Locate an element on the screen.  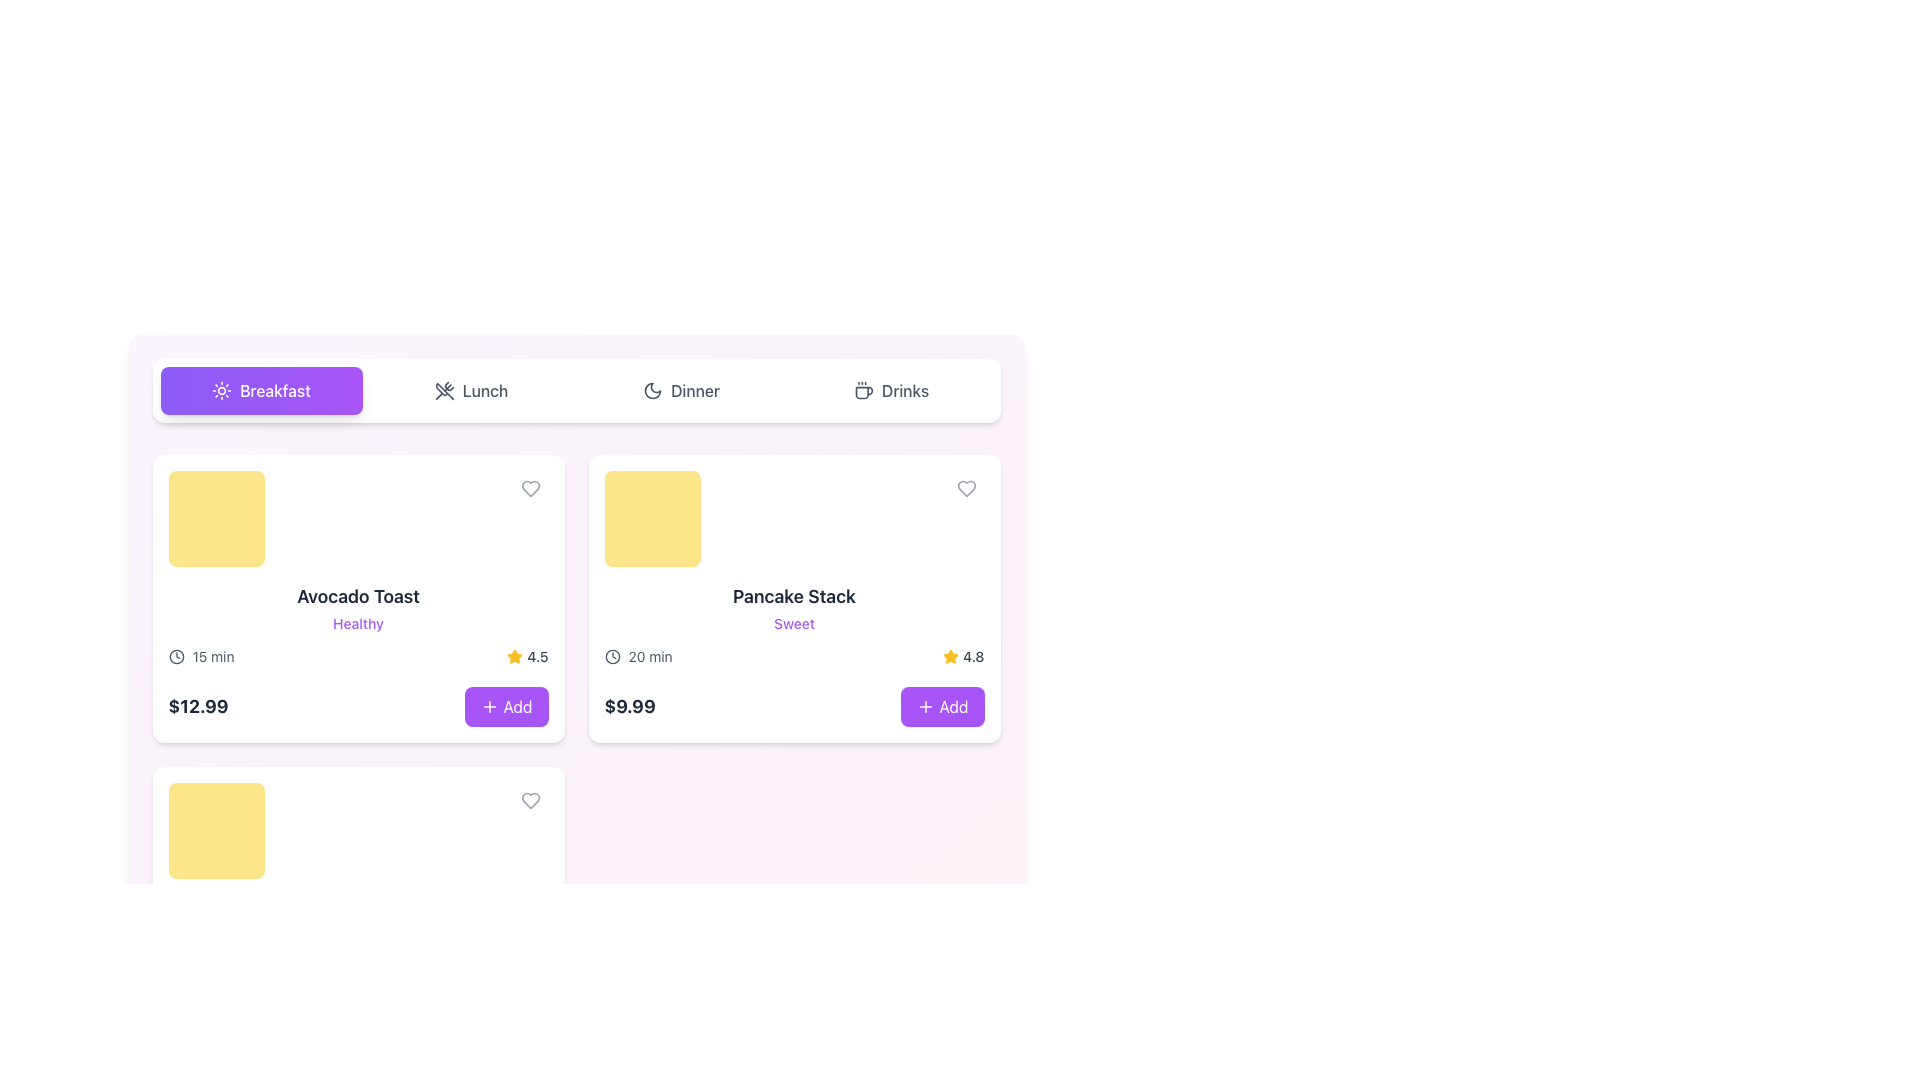
the text label indicating the preparation or cooking time for the food item 'Pancake Stack', which is located beneath its title and beside the price and rating elements is located at coordinates (637, 656).